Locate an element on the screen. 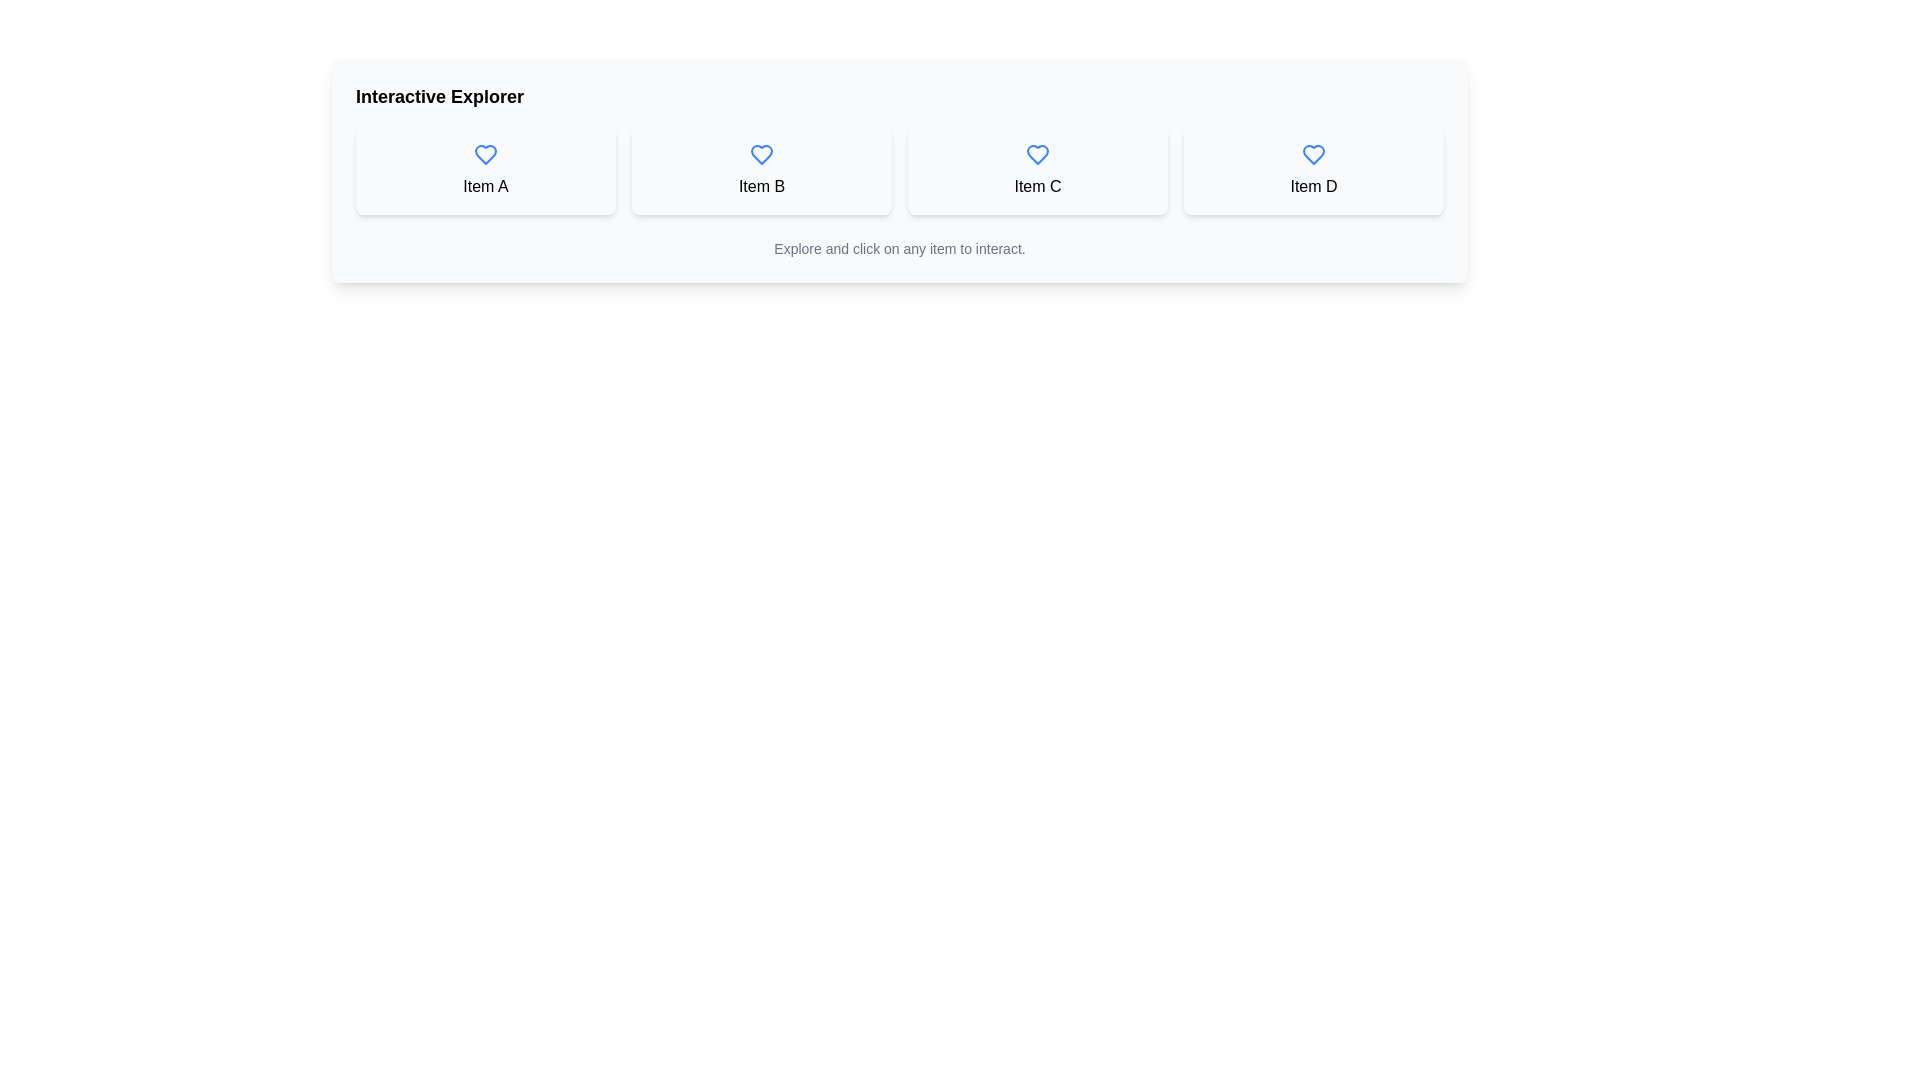 Image resolution: width=1920 pixels, height=1080 pixels. the heart icon located at the top-left of the card titled 'Item A' is located at coordinates (485, 153).